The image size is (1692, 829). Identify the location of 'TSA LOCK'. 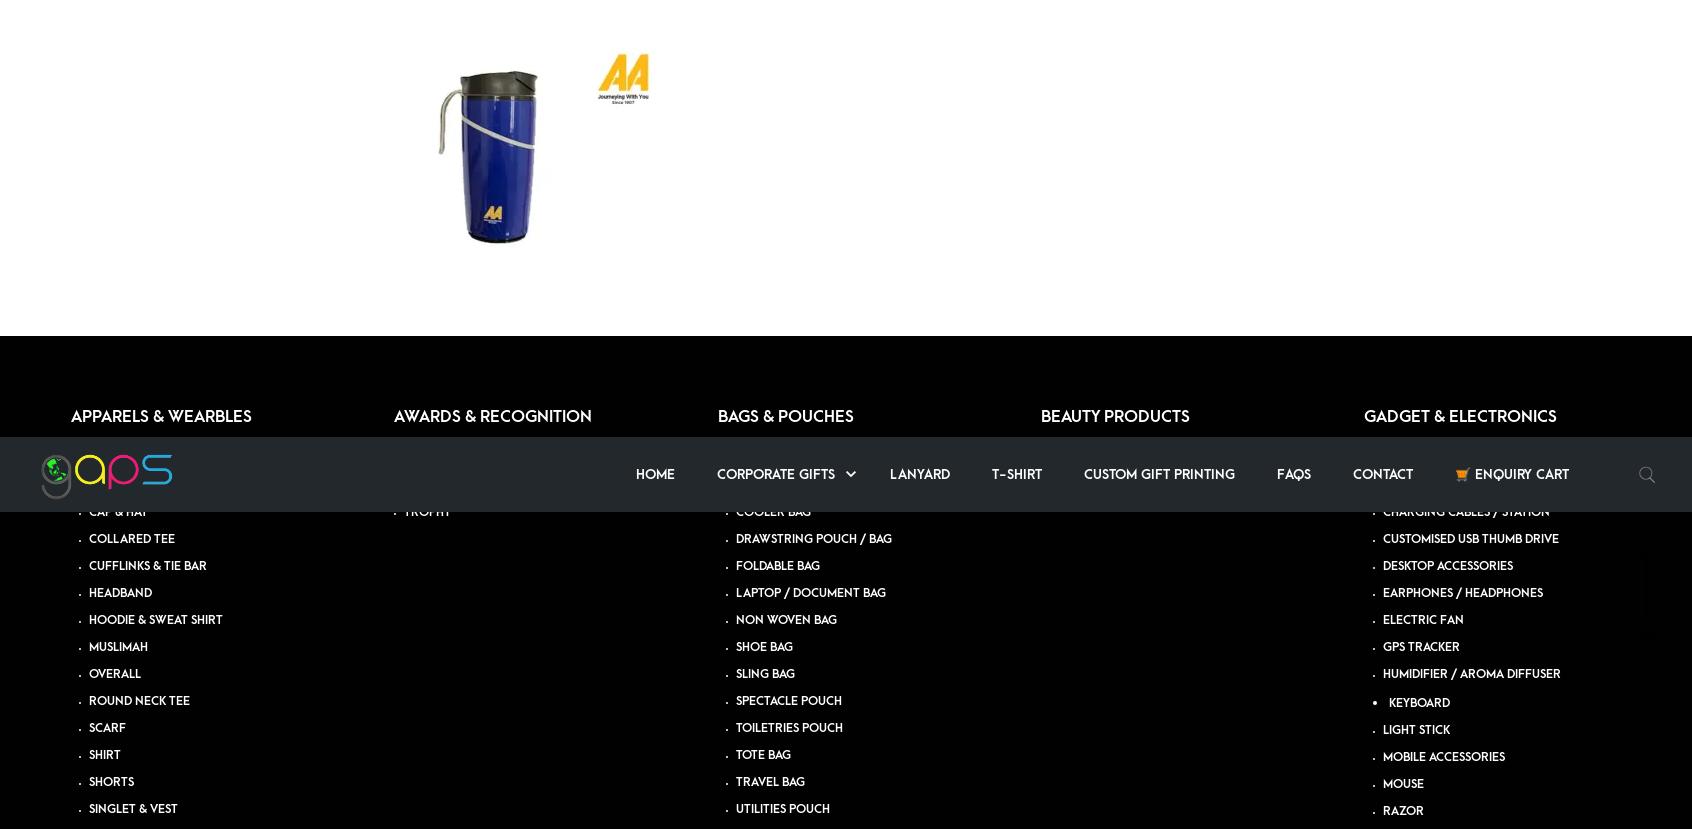
(1409, 94).